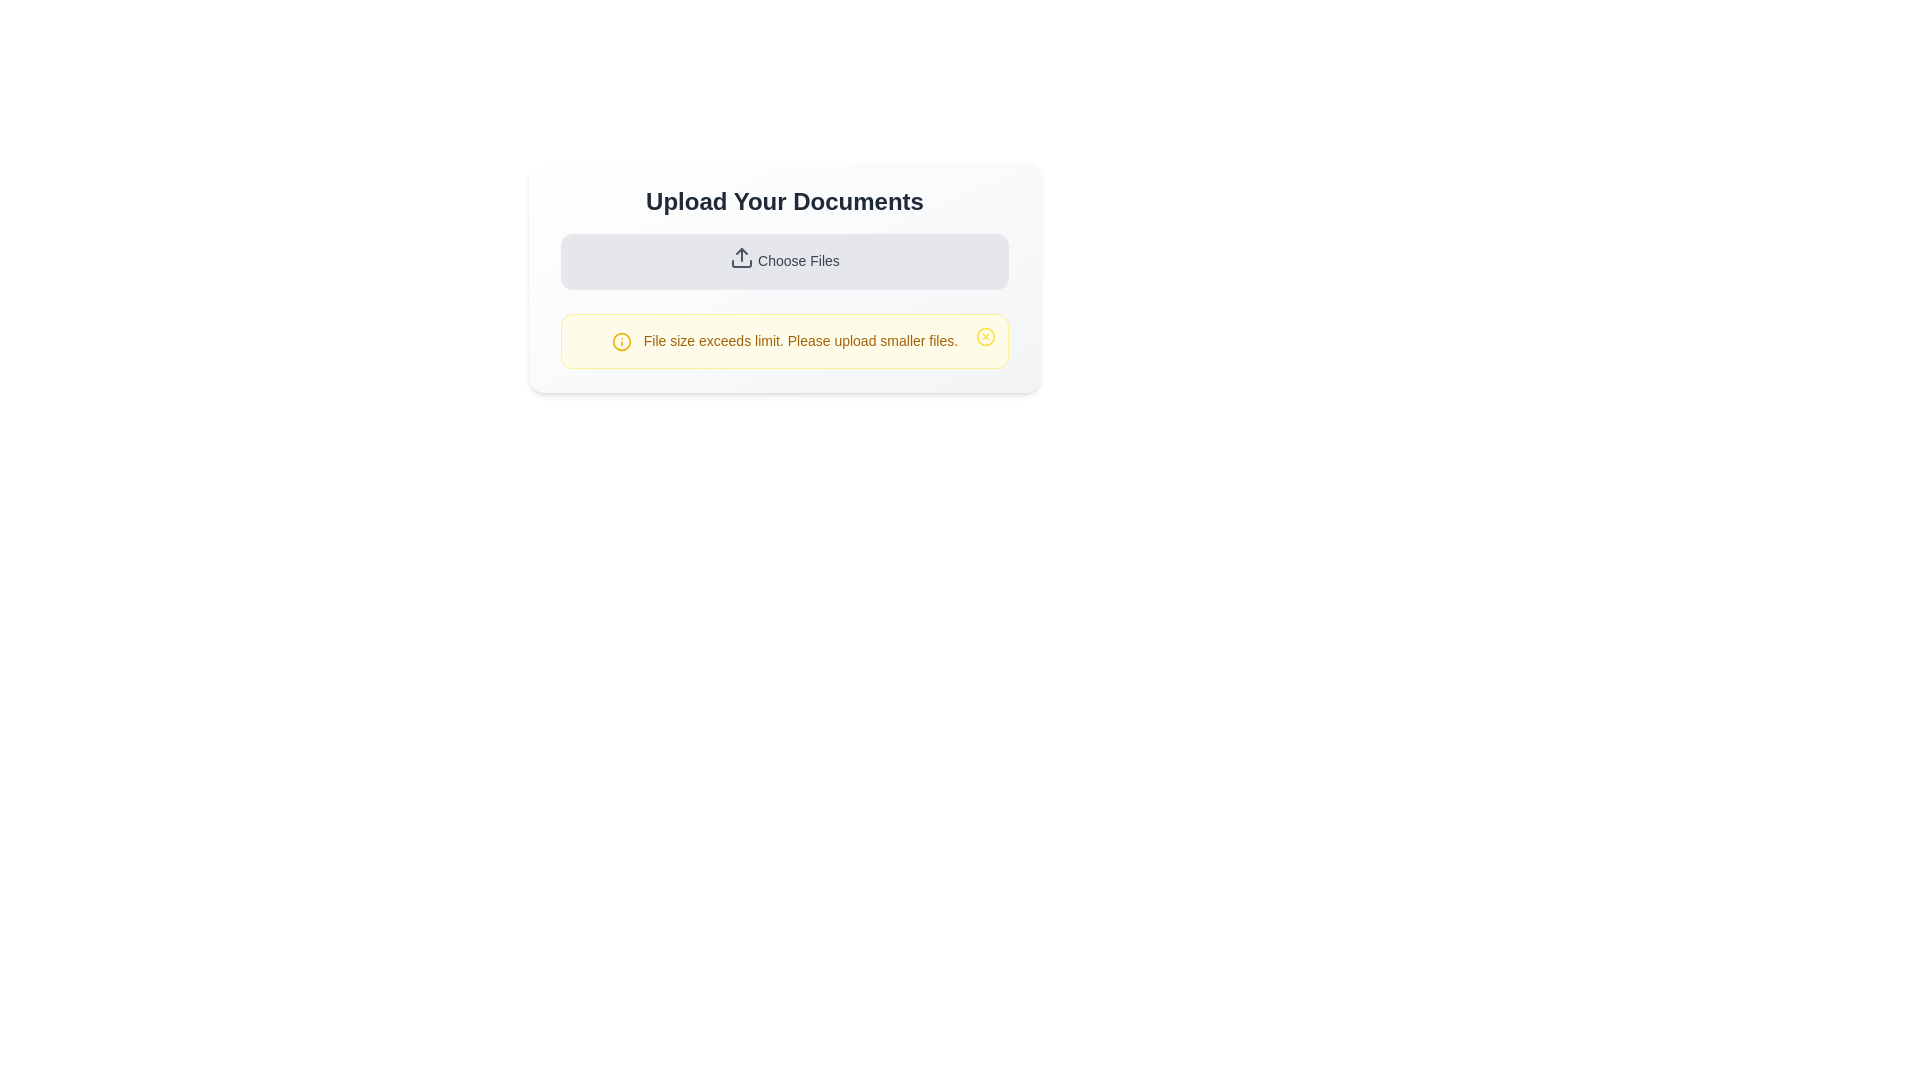 This screenshot has width=1920, height=1080. What do you see at coordinates (620, 341) in the screenshot?
I see `informational icon SVG located to the left of the yellow alert message box that reads 'File size exceeds limit. Please upload smaller files.'` at bounding box center [620, 341].